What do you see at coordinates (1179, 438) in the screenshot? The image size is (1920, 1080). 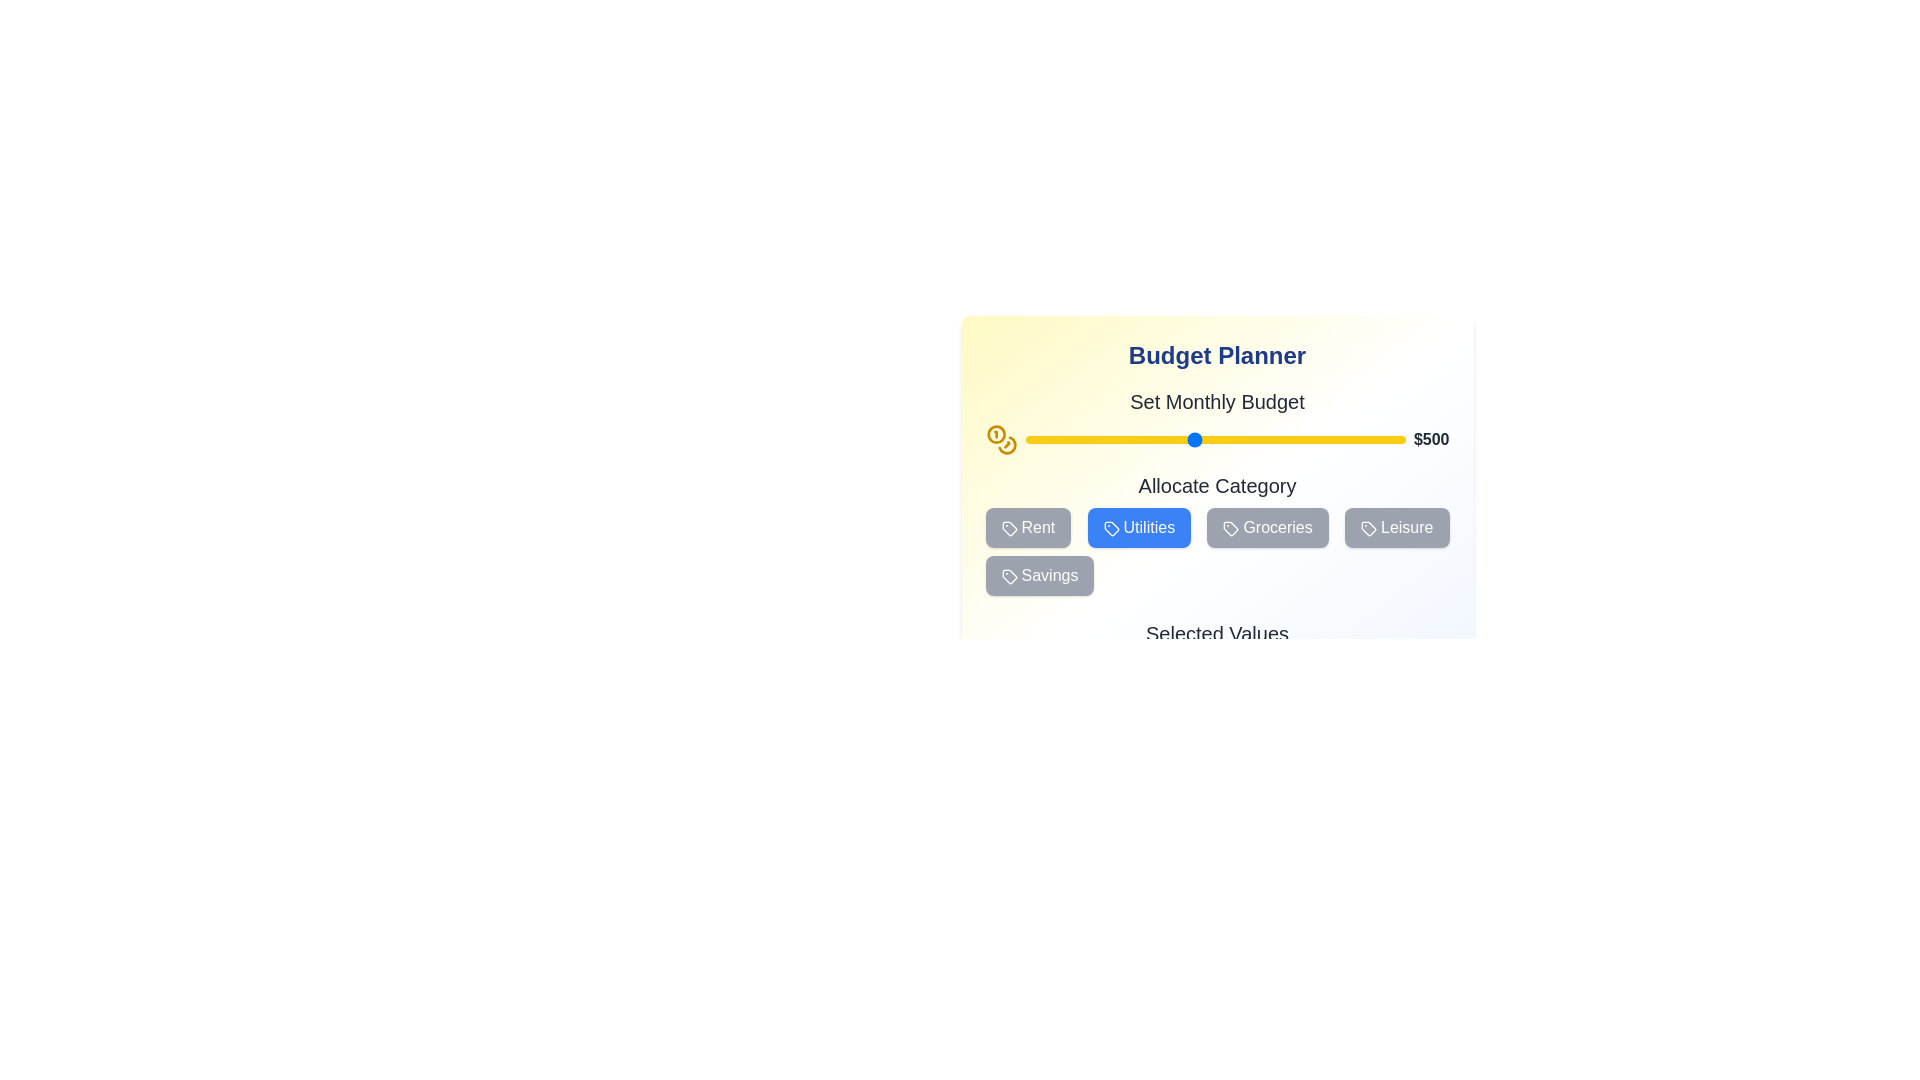 I see `the slider` at bounding box center [1179, 438].